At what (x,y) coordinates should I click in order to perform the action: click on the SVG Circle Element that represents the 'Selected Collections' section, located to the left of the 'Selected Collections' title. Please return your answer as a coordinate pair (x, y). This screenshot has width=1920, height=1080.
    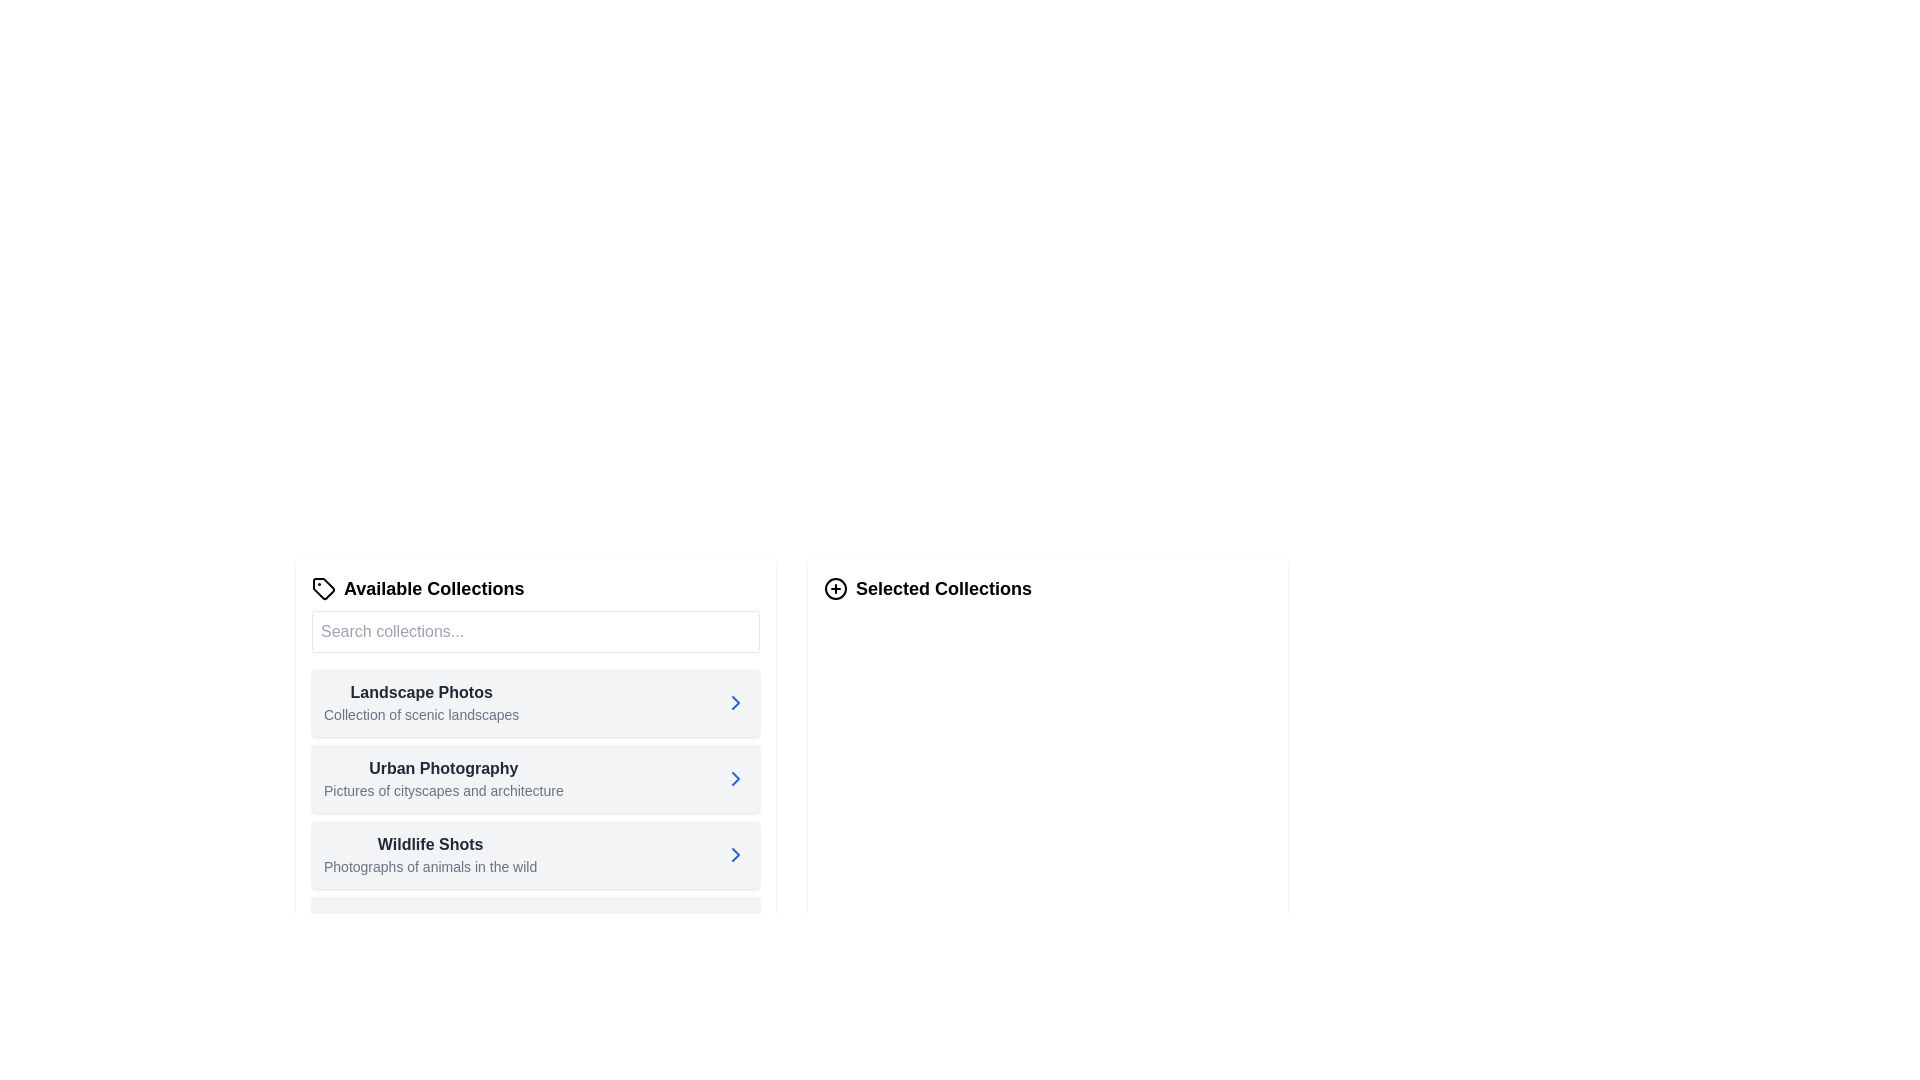
    Looking at the image, I should click on (835, 588).